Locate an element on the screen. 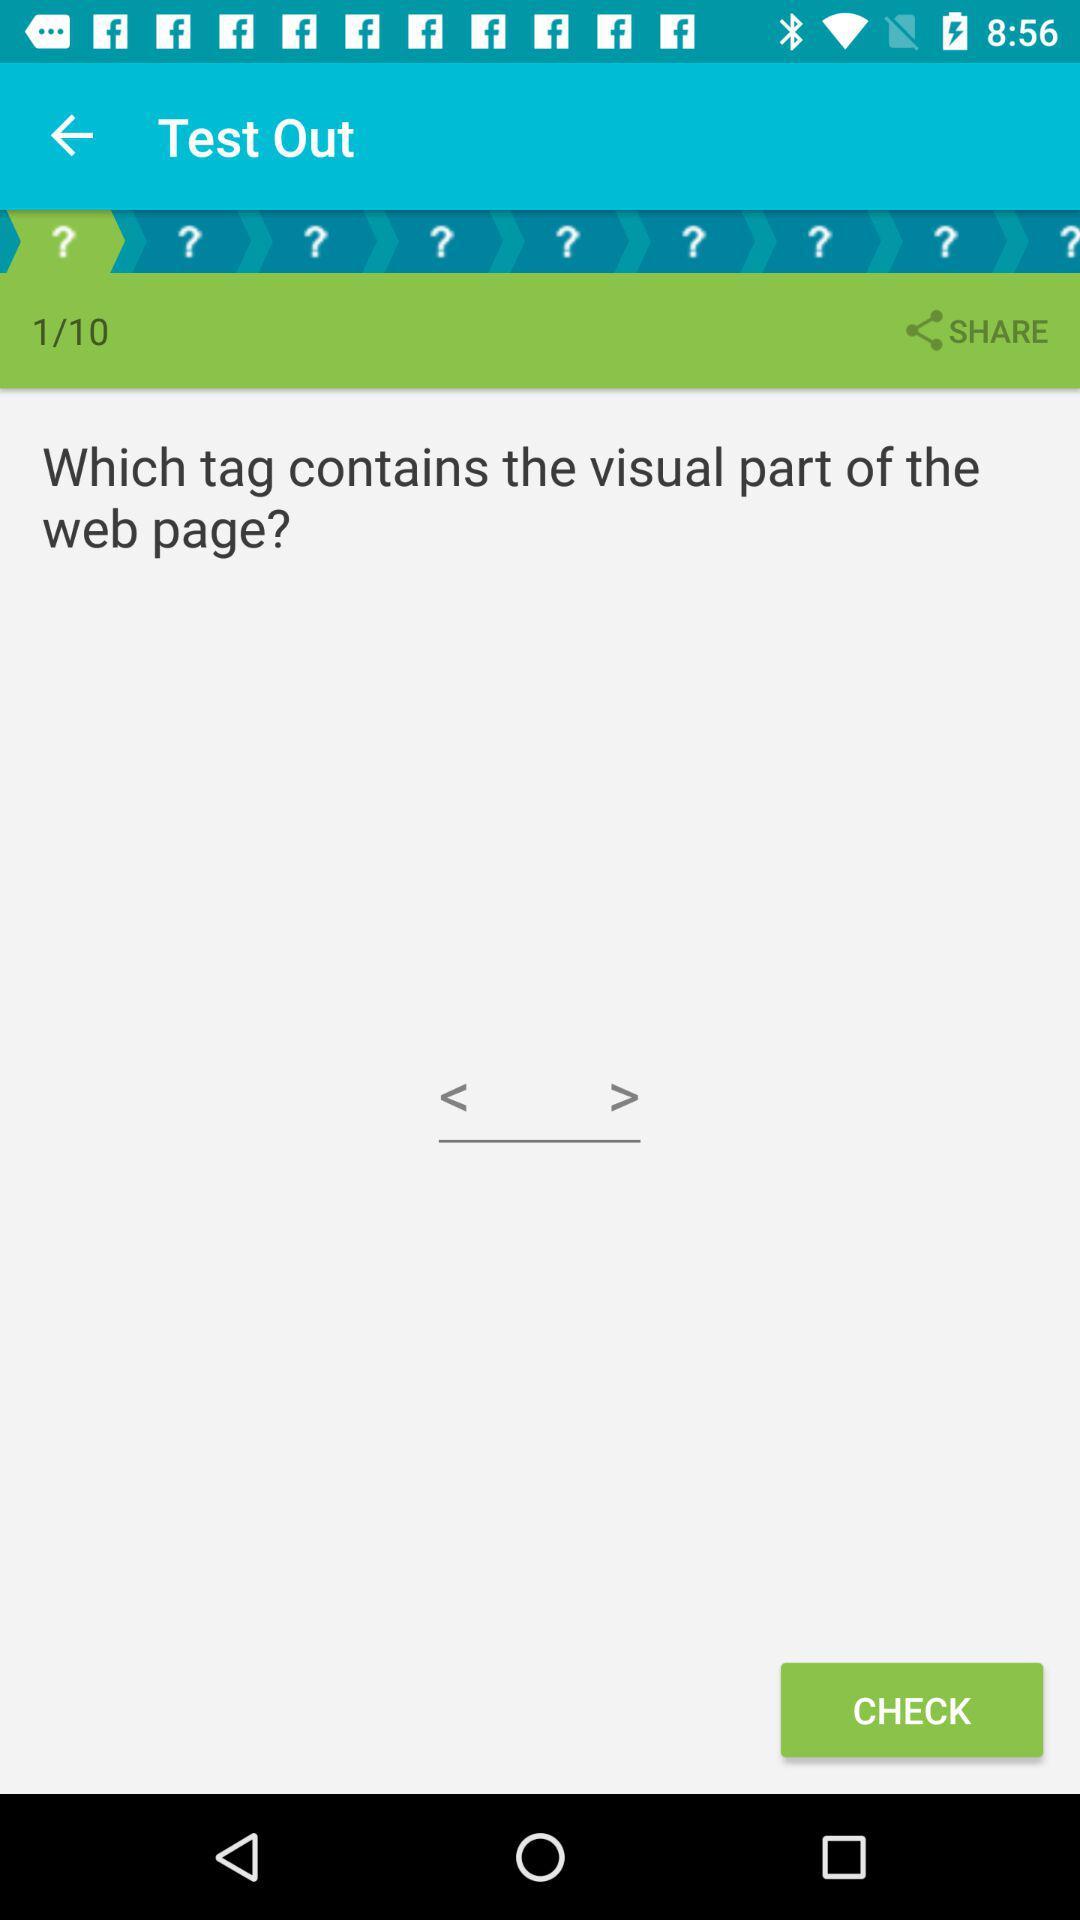 The width and height of the screenshot is (1080, 1920). icon next to test out item is located at coordinates (72, 135).